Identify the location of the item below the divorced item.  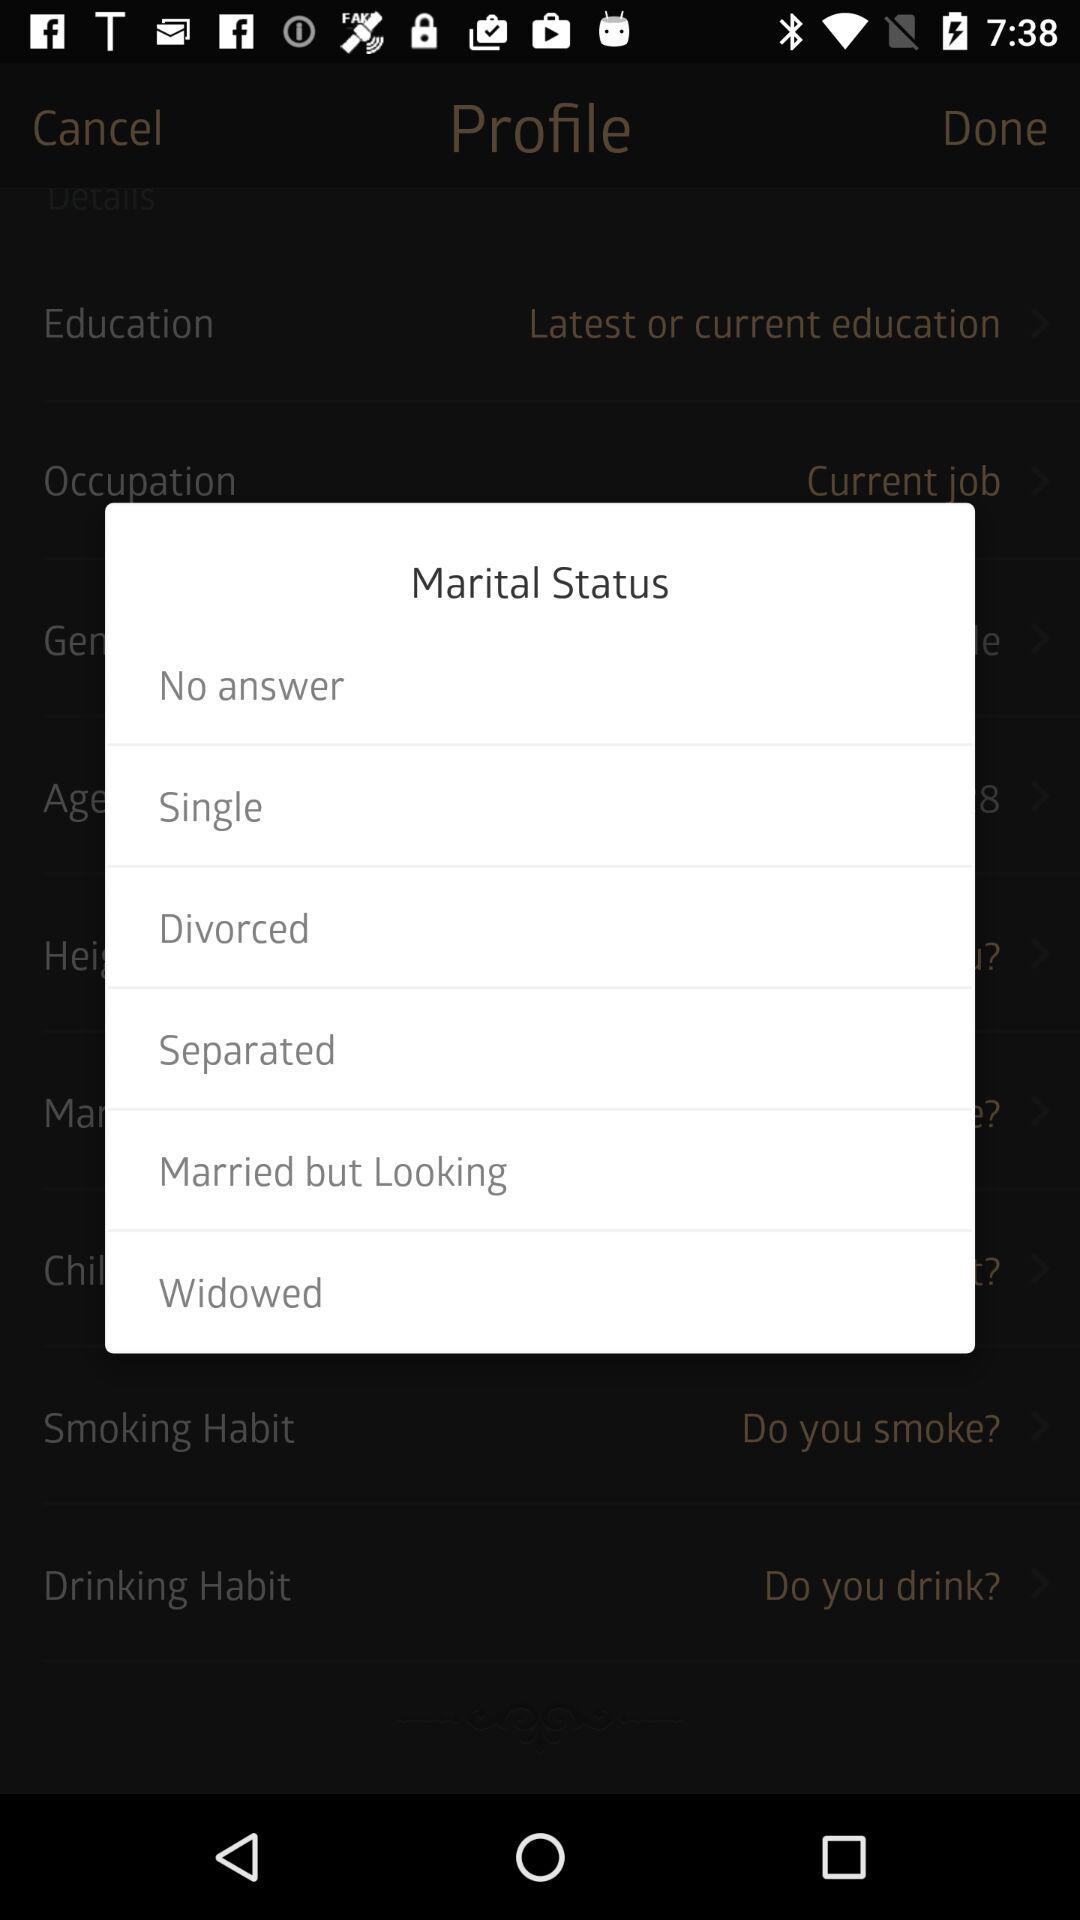
(540, 1047).